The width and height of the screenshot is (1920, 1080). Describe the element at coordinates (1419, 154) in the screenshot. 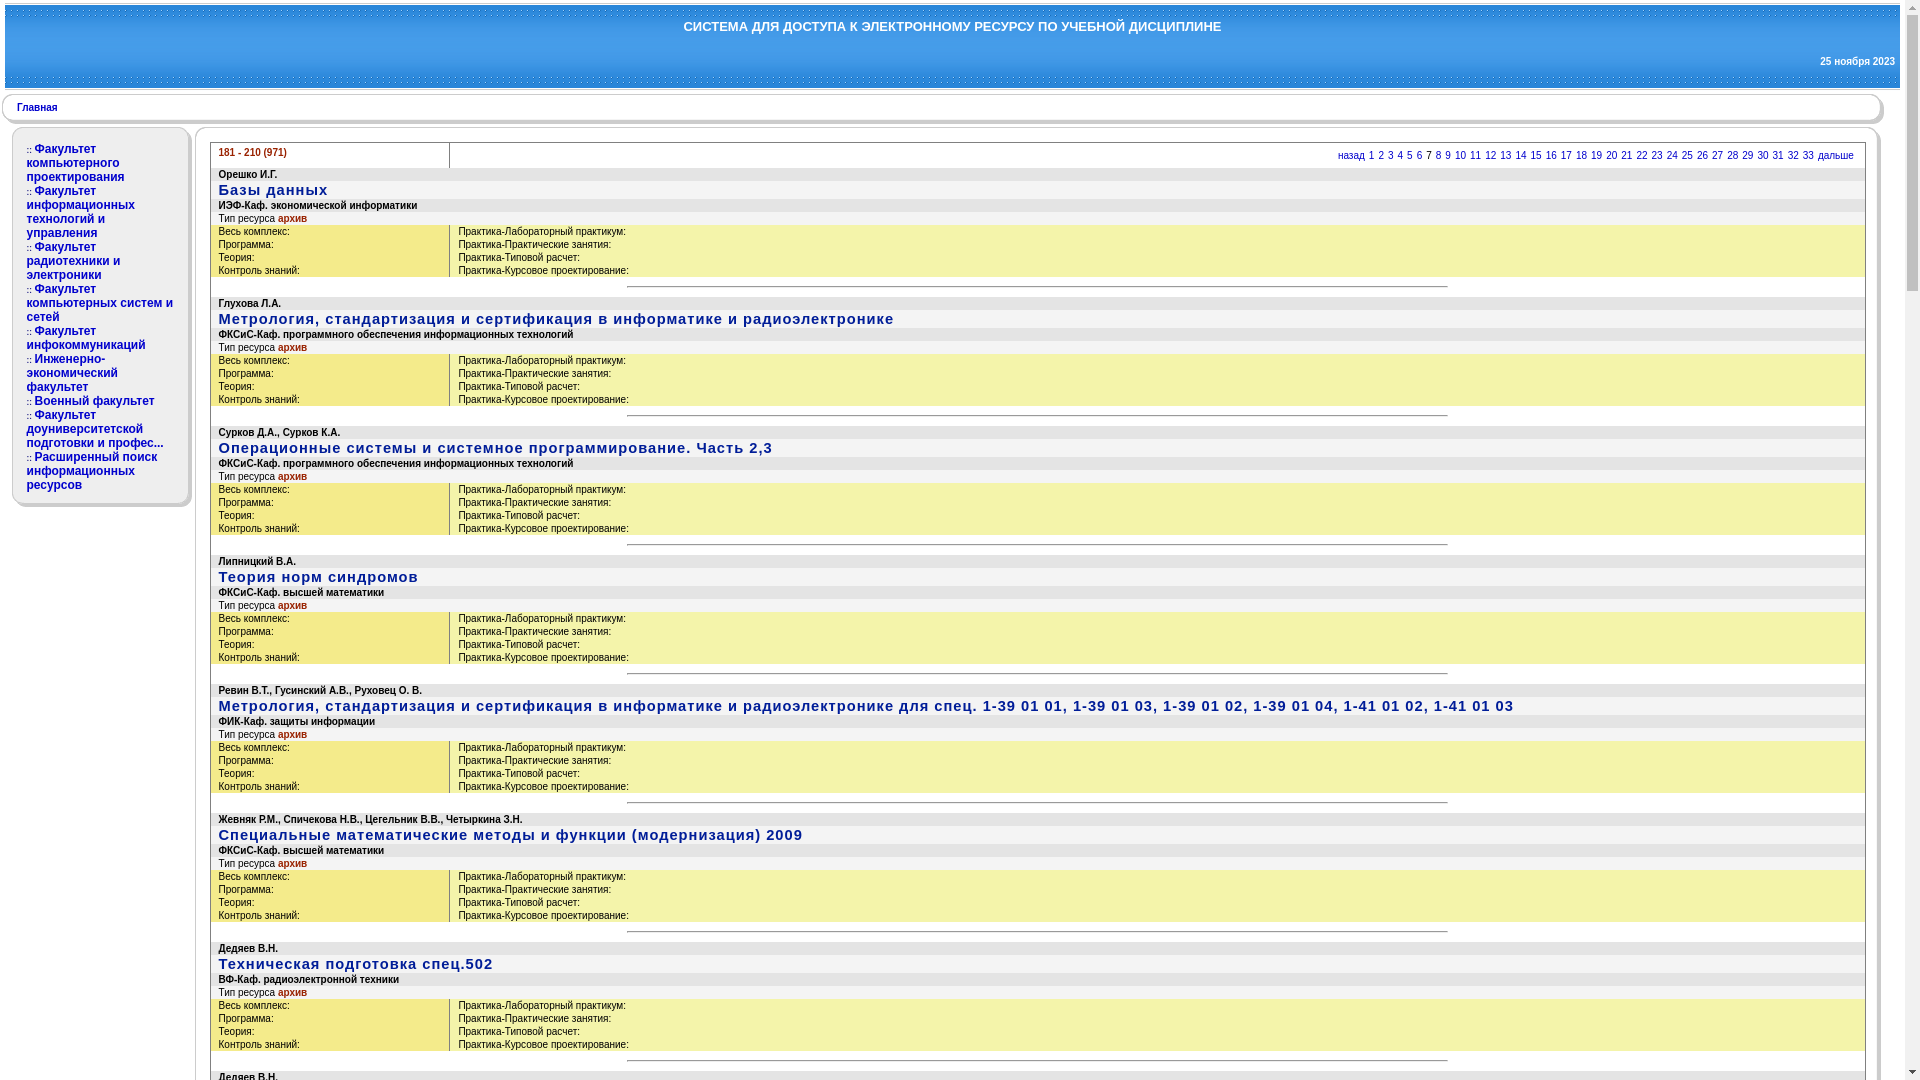

I see `'6'` at that location.